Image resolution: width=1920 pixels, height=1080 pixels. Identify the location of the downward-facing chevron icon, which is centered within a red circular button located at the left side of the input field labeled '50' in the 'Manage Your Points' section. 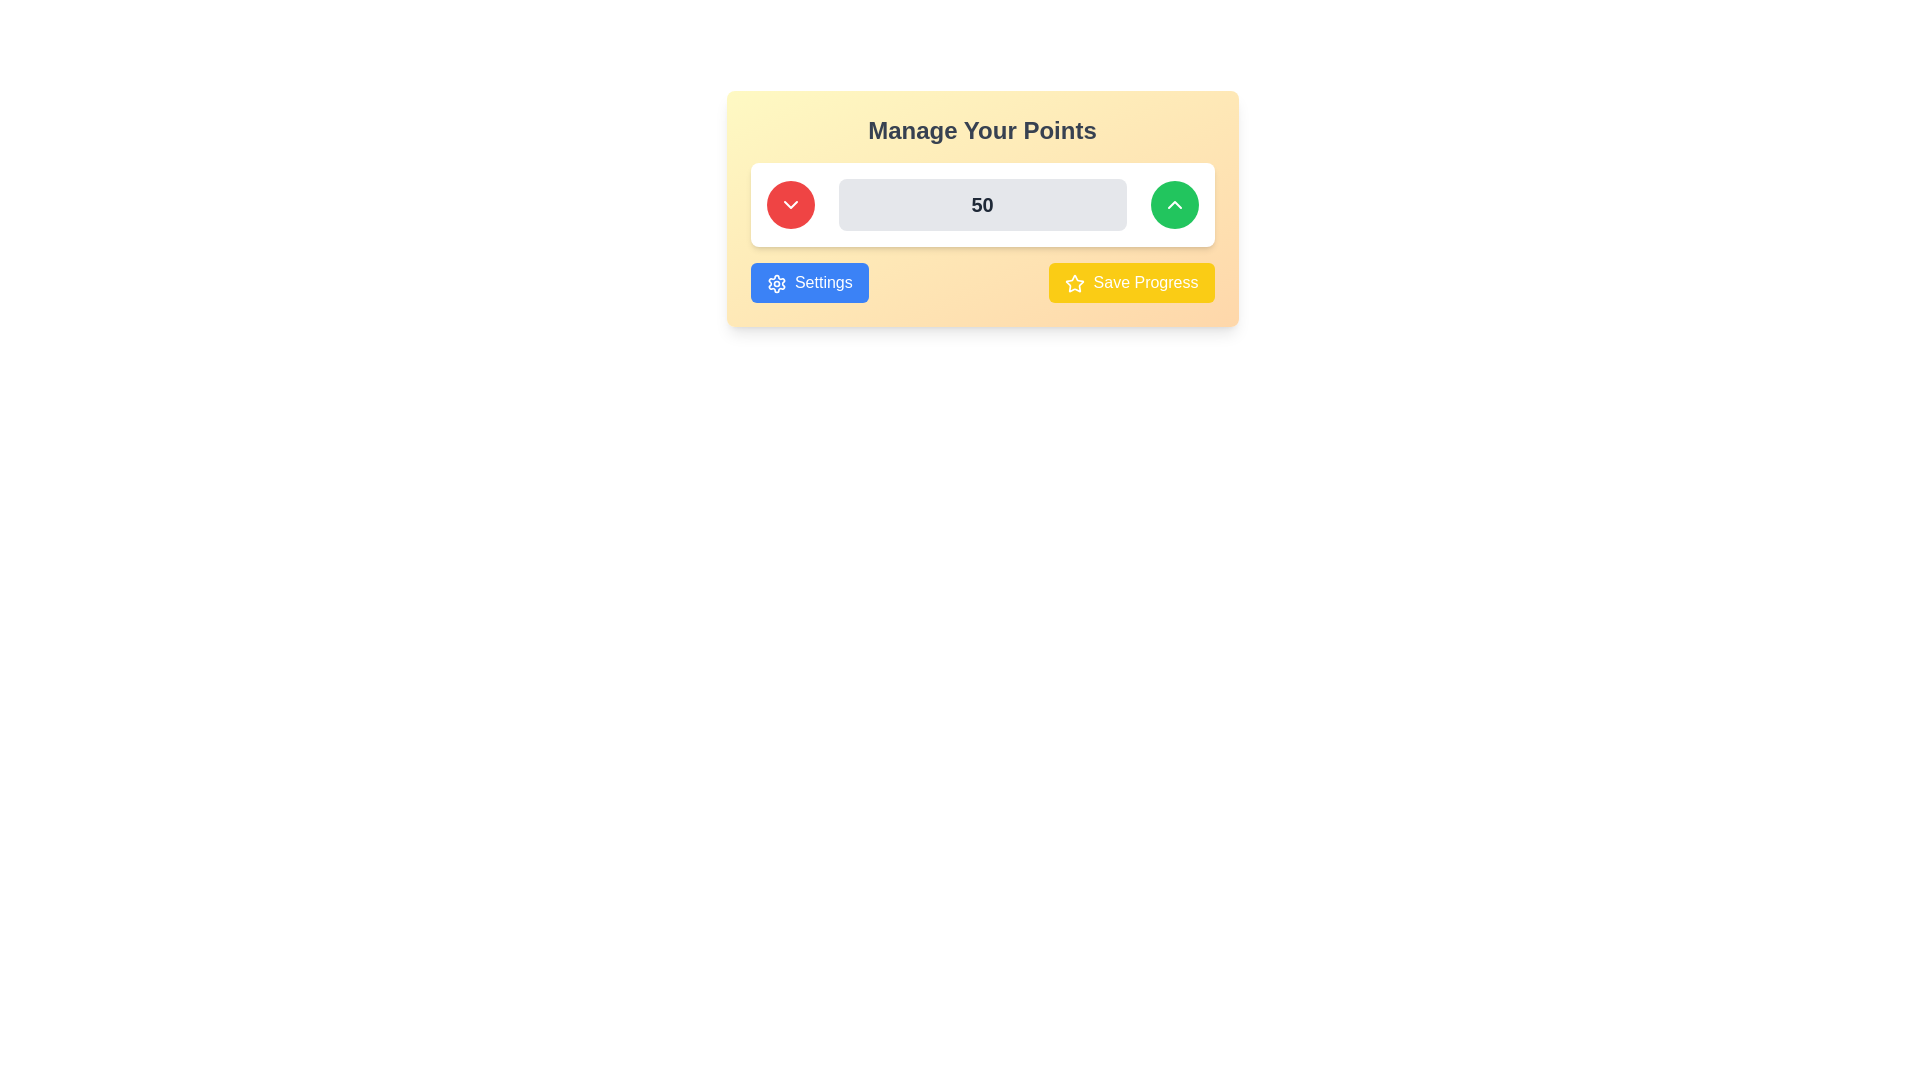
(789, 204).